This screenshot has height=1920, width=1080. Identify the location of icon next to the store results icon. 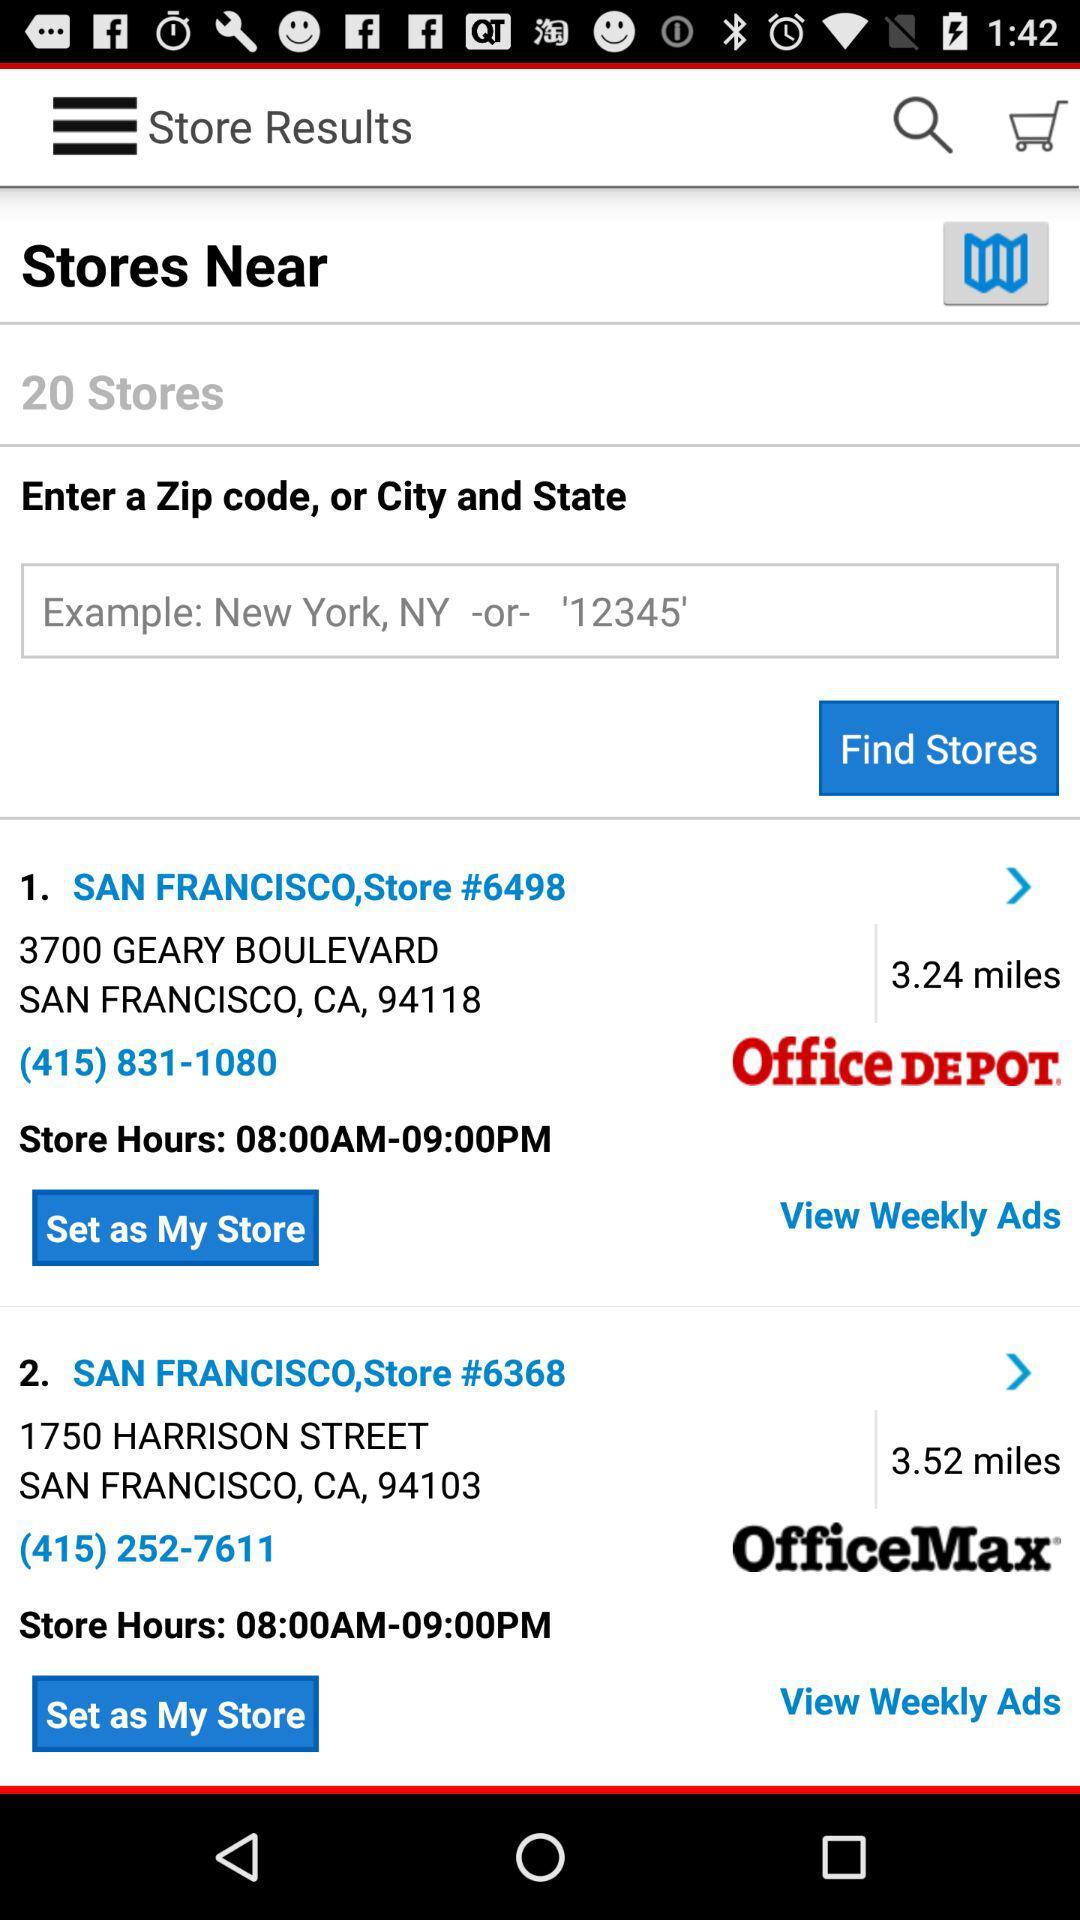
(922, 124).